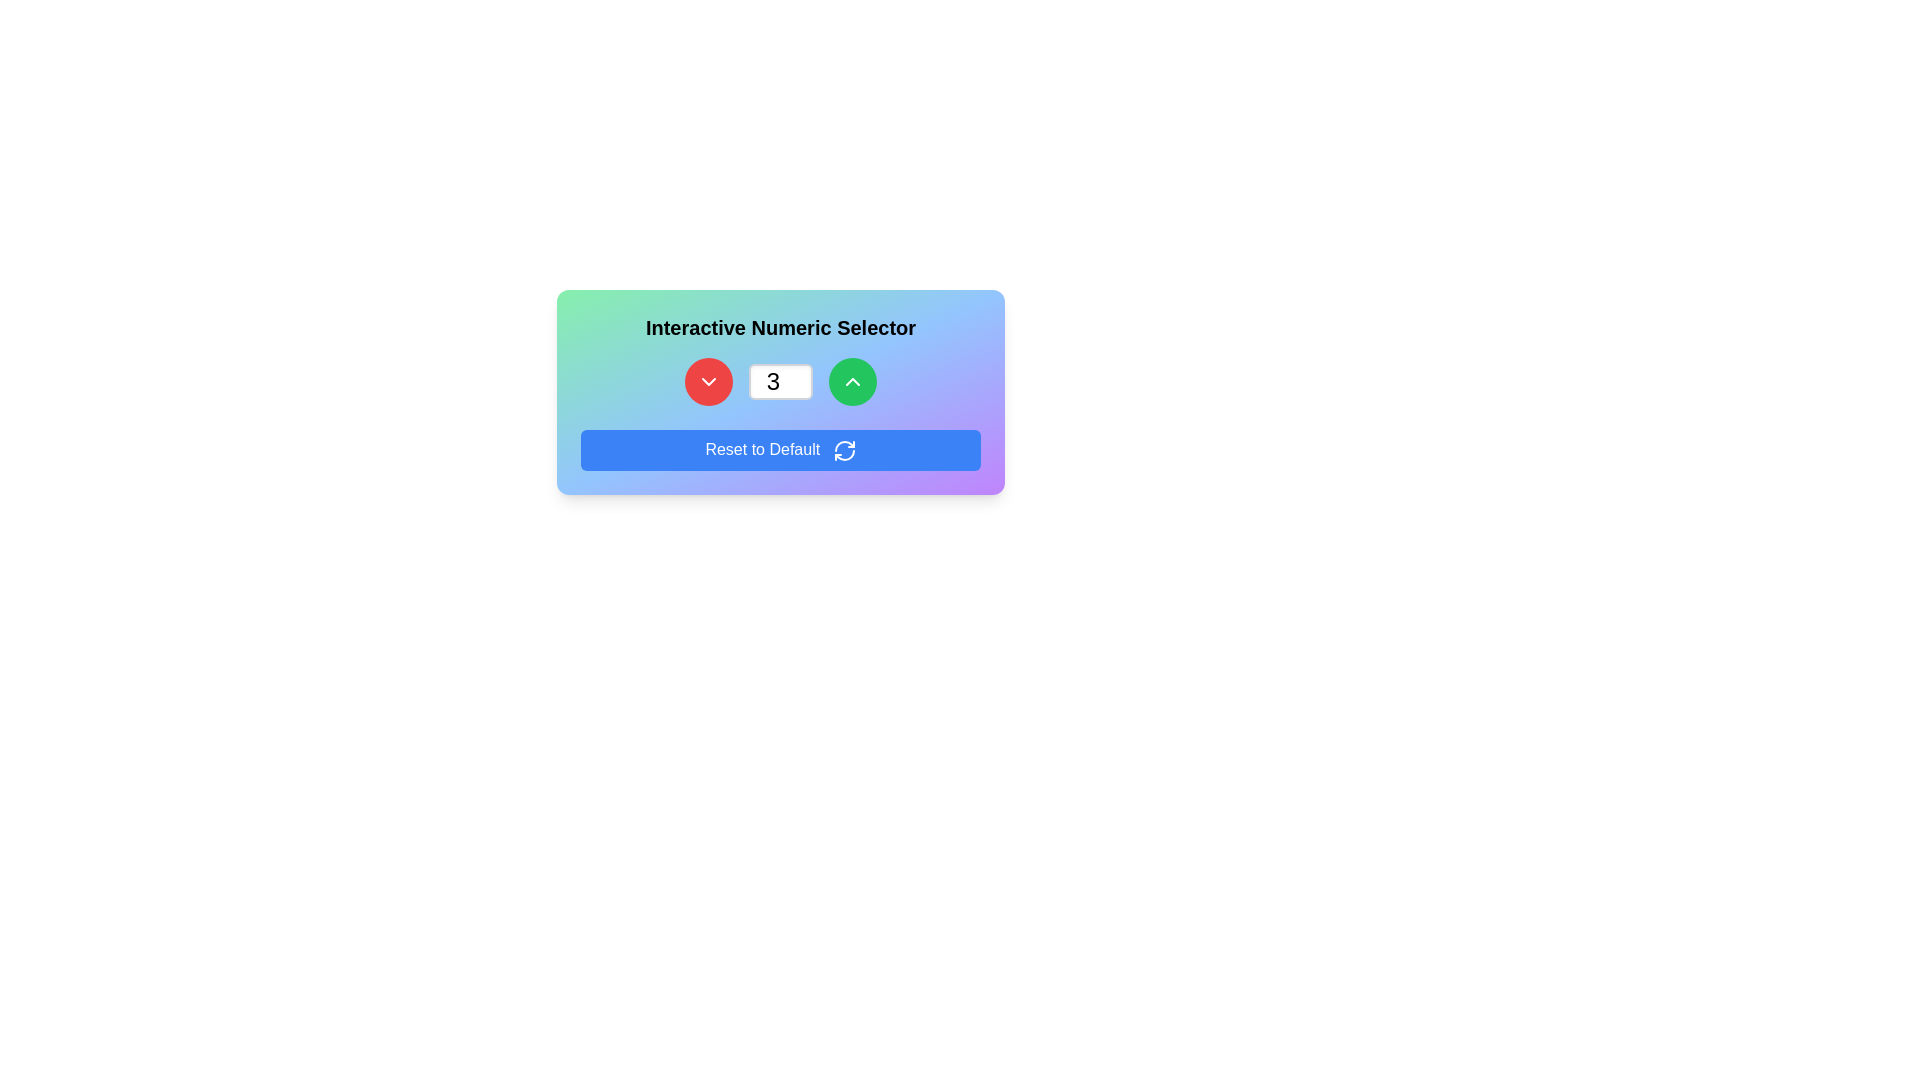  I want to click on the rectangular button with rounded corners that has a blue background and white text reading 'Reset to Default' to trigger its hover state, so click(780, 450).